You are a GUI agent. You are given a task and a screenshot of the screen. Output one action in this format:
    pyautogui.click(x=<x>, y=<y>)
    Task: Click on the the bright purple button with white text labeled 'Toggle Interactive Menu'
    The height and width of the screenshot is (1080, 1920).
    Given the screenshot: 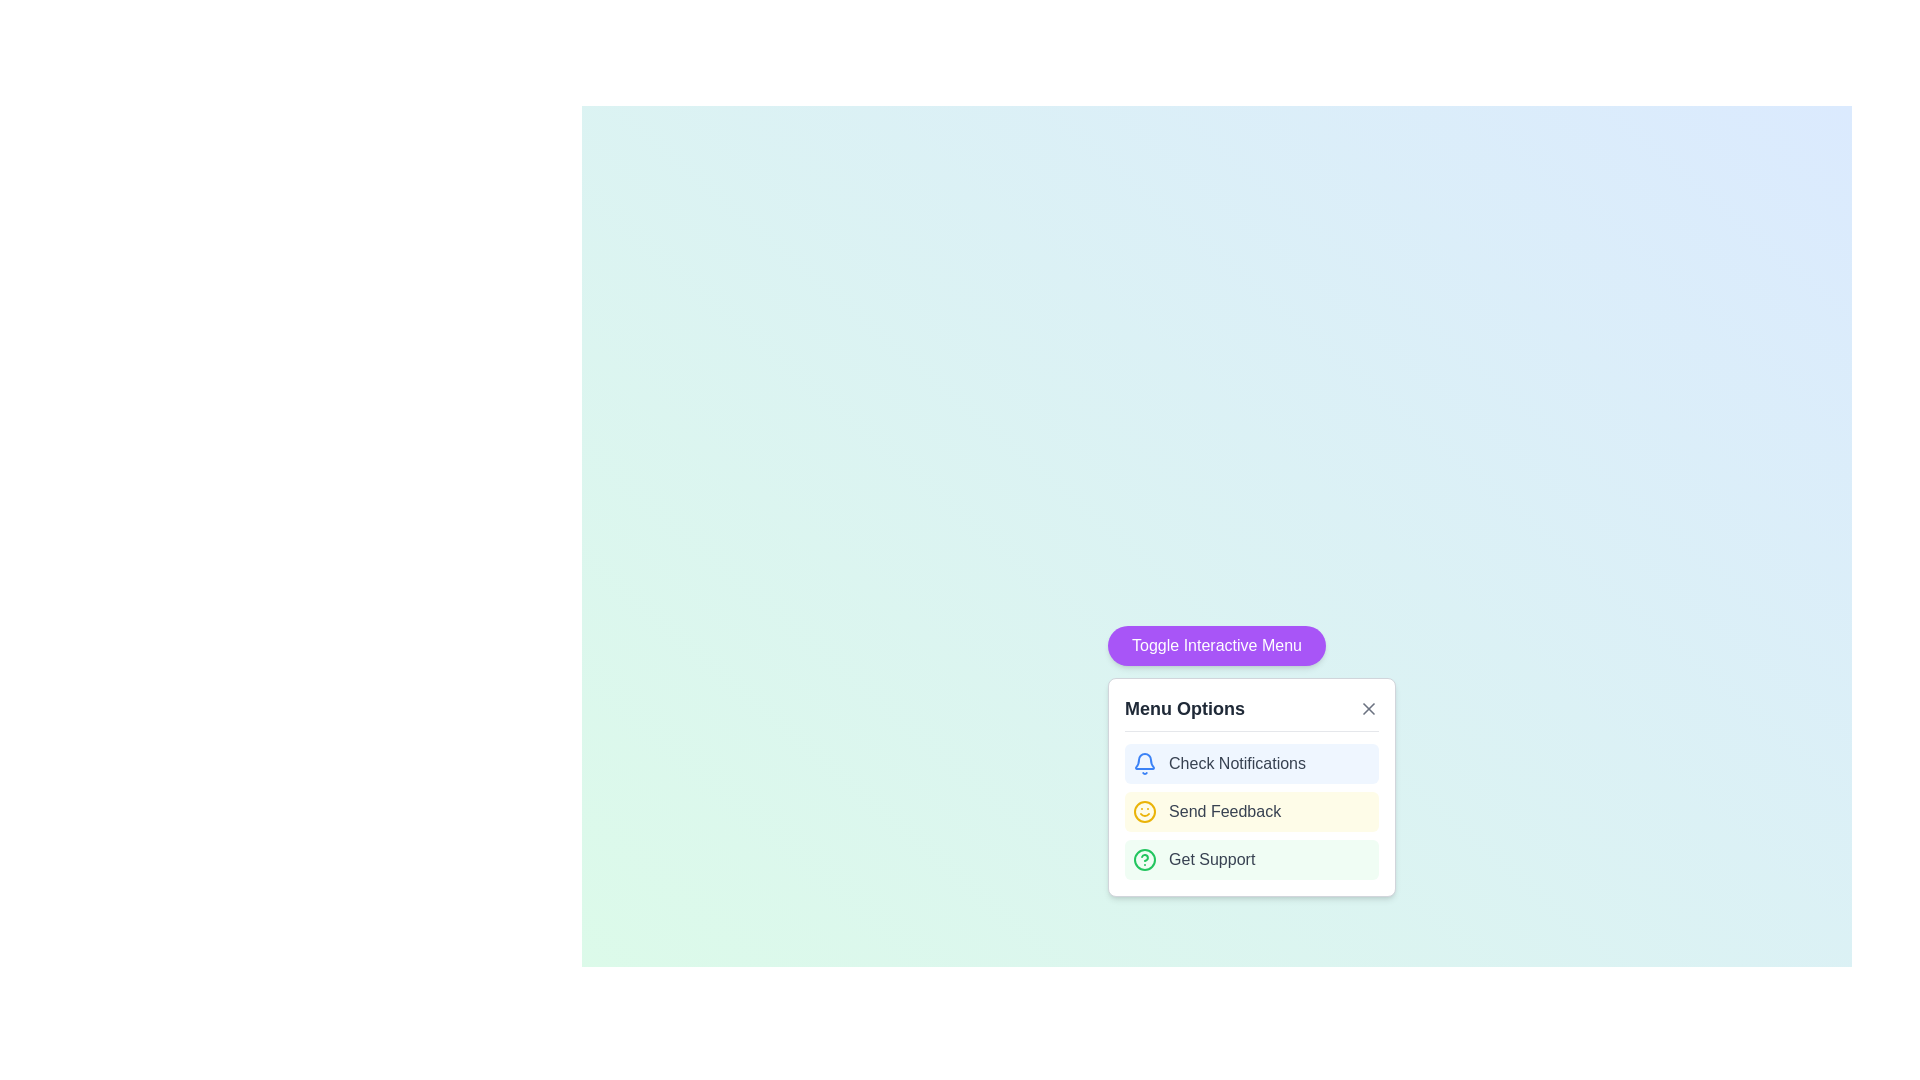 What is the action you would take?
    pyautogui.click(x=1216, y=645)
    